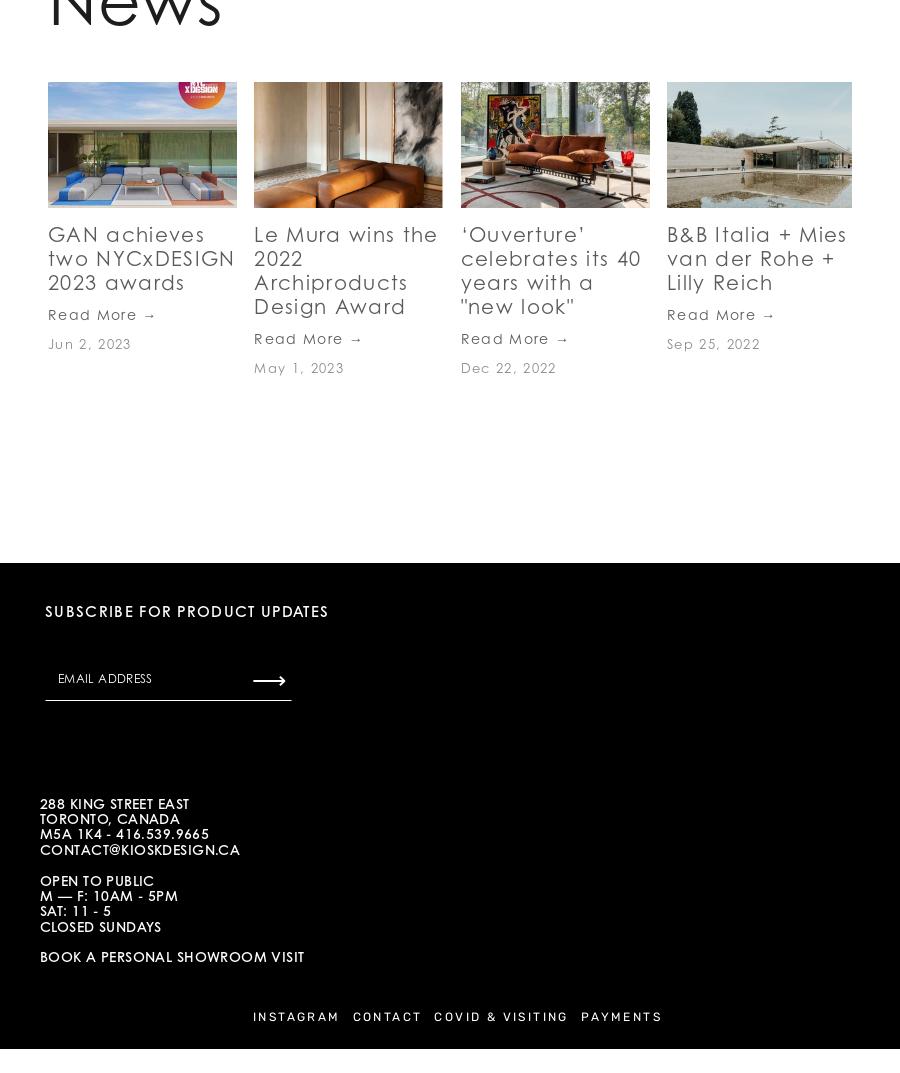 This screenshot has width=900, height=1073. What do you see at coordinates (79, 910) in the screenshot?
I see `'Sat: 11 - 5'` at bounding box center [79, 910].